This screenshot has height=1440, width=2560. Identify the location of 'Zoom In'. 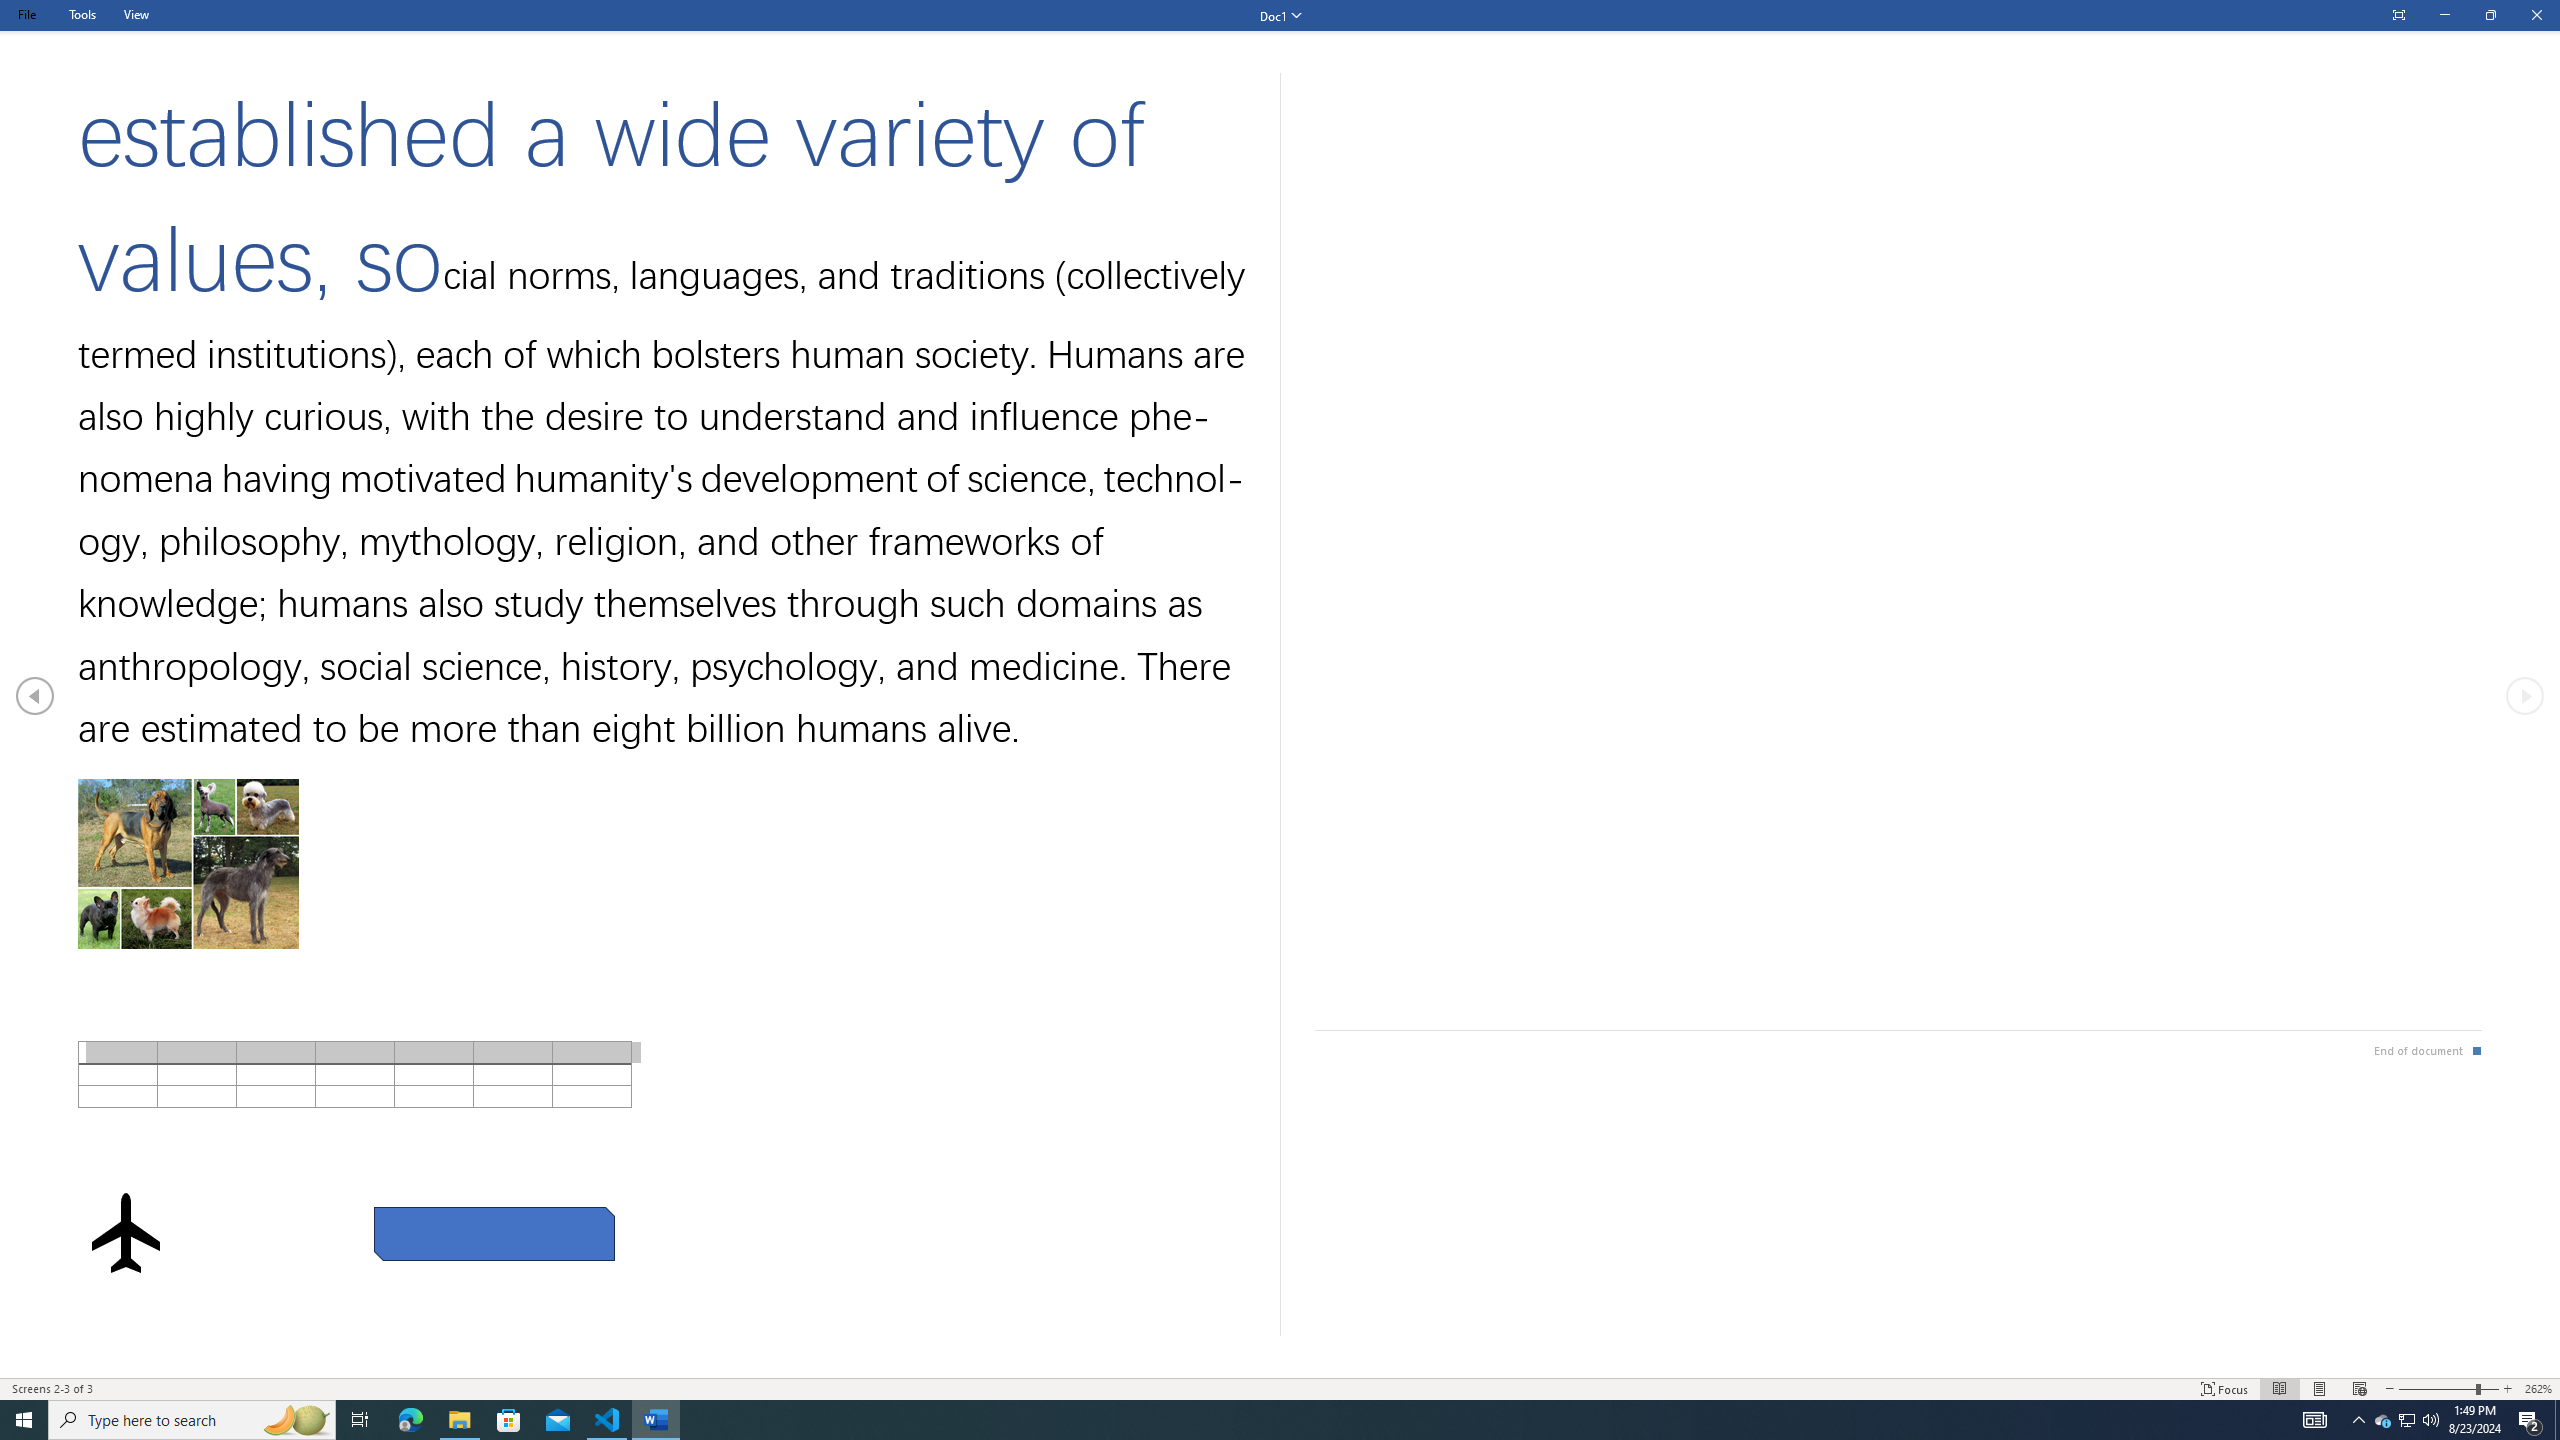
(2488, 1389).